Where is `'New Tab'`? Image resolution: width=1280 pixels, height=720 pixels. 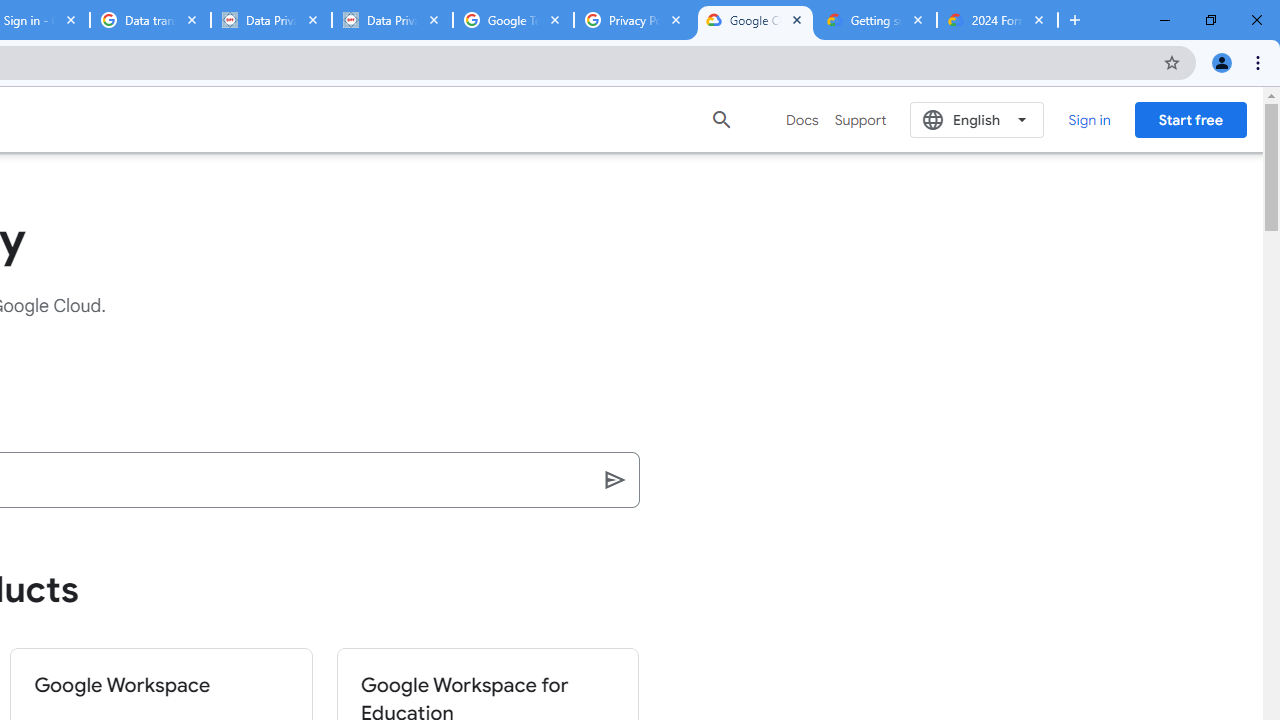
'New Tab' is located at coordinates (1074, 20).